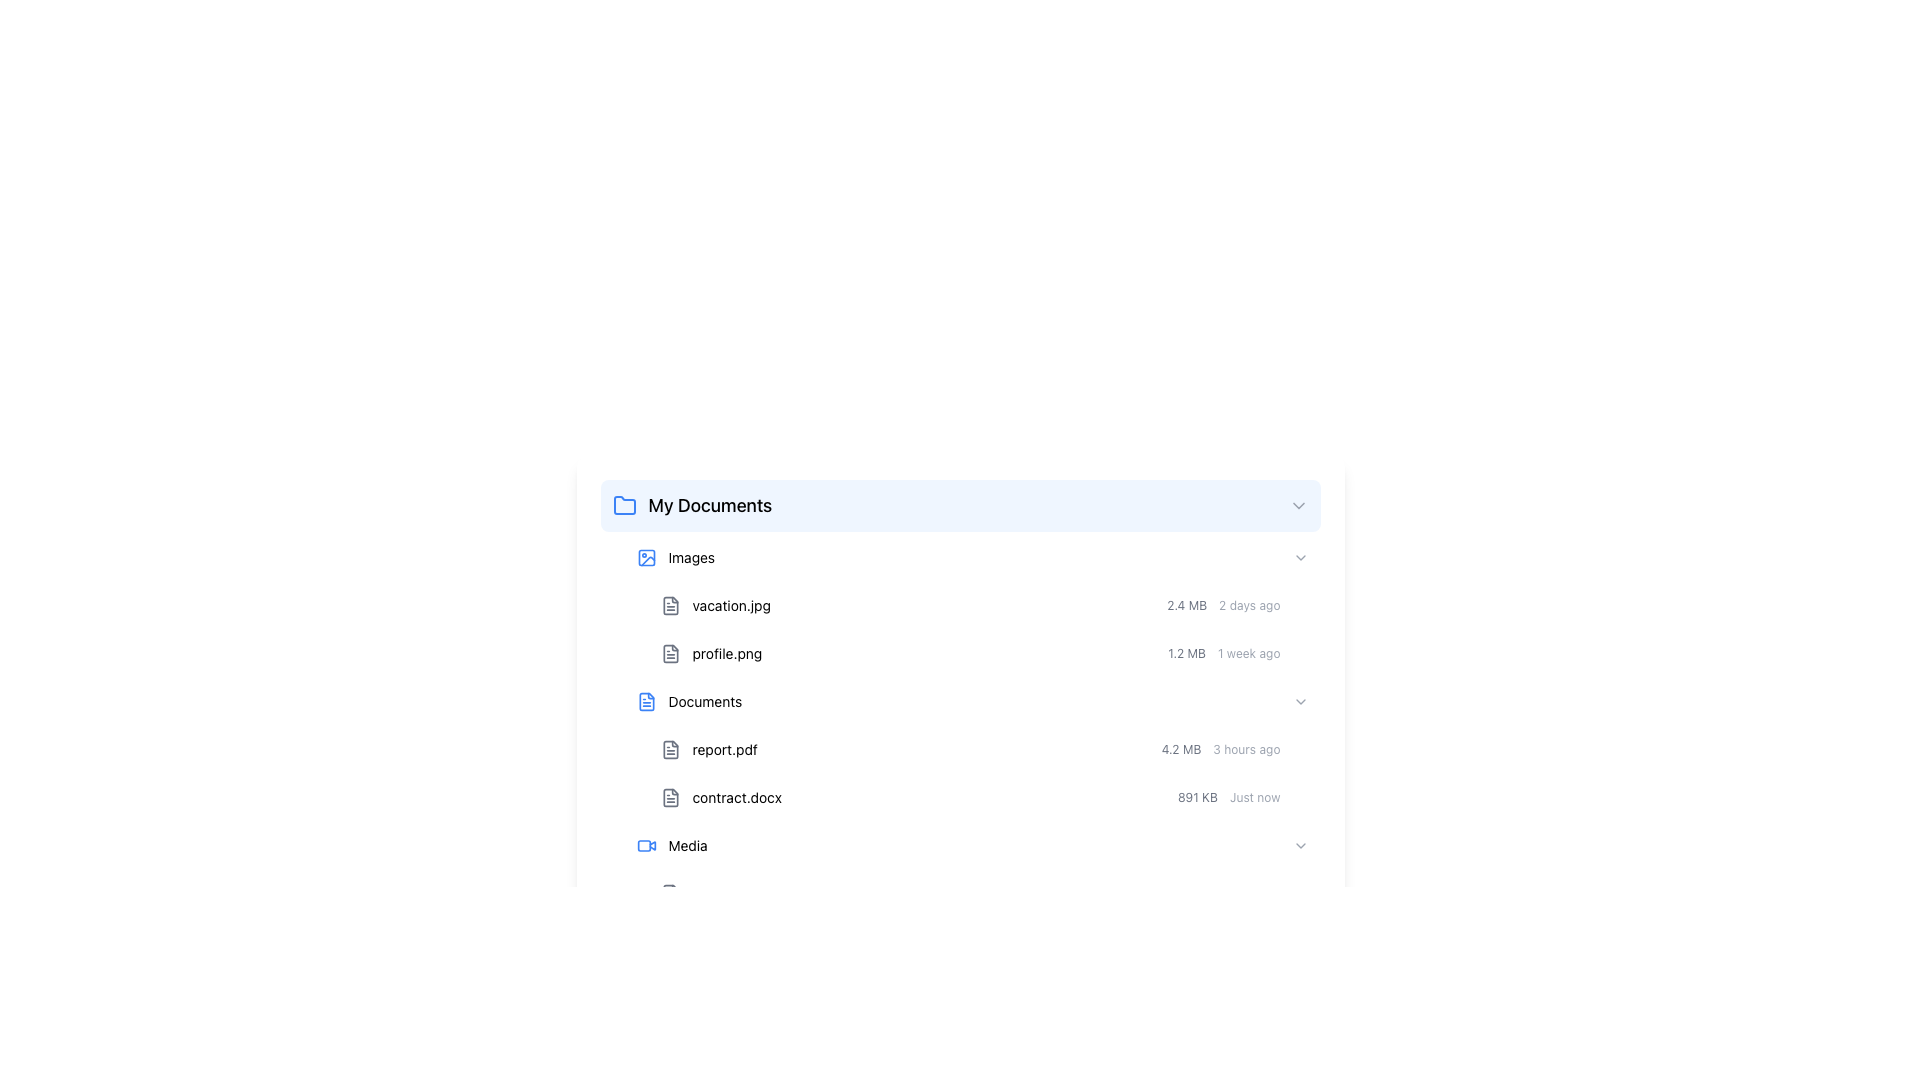 The image size is (1920, 1080). Describe the element at coordinates (730, 604) in the screenshot. I see `the text label displaying the filename 'vacation.jpg' located` at that location.